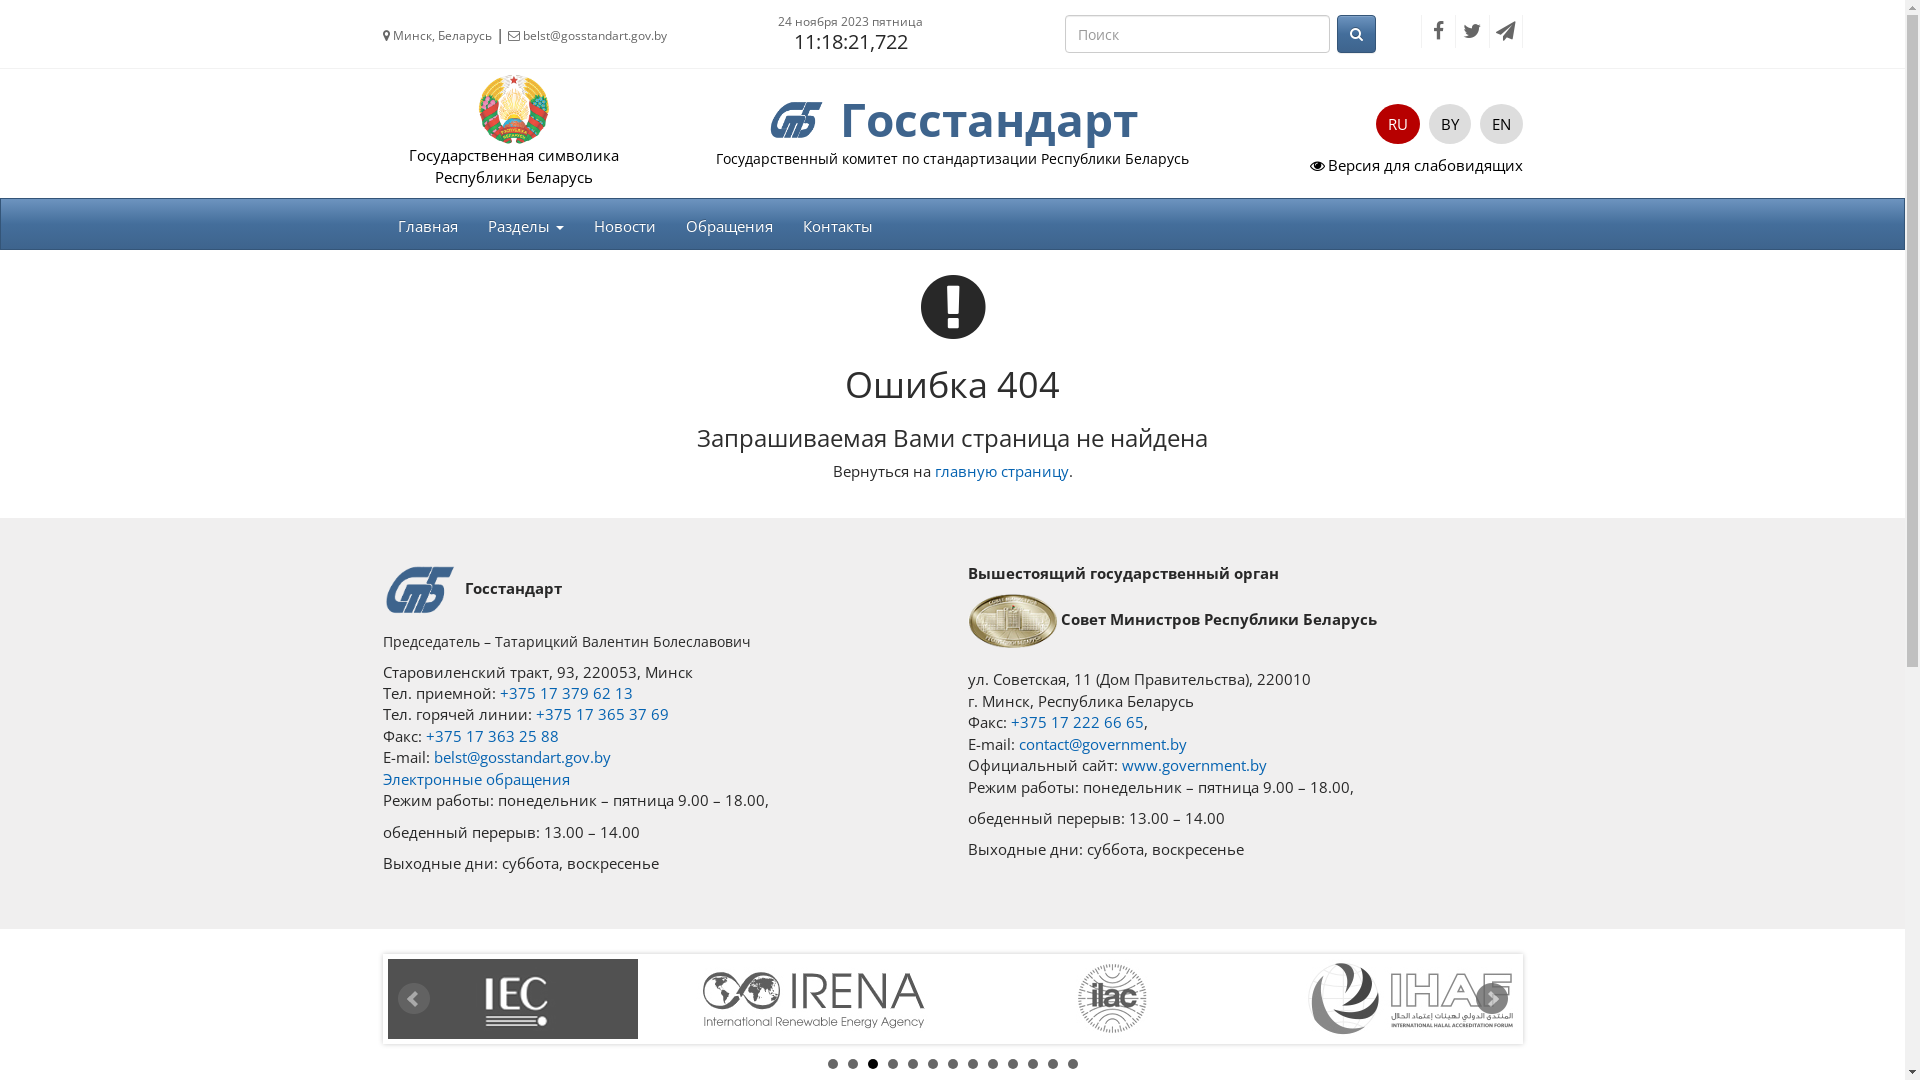 This screenshot has width=1920, height=1080. What do you see at coordinates (952, 1063) in the screenshot?
I see `'7'` at bounding box center [952, 1063].